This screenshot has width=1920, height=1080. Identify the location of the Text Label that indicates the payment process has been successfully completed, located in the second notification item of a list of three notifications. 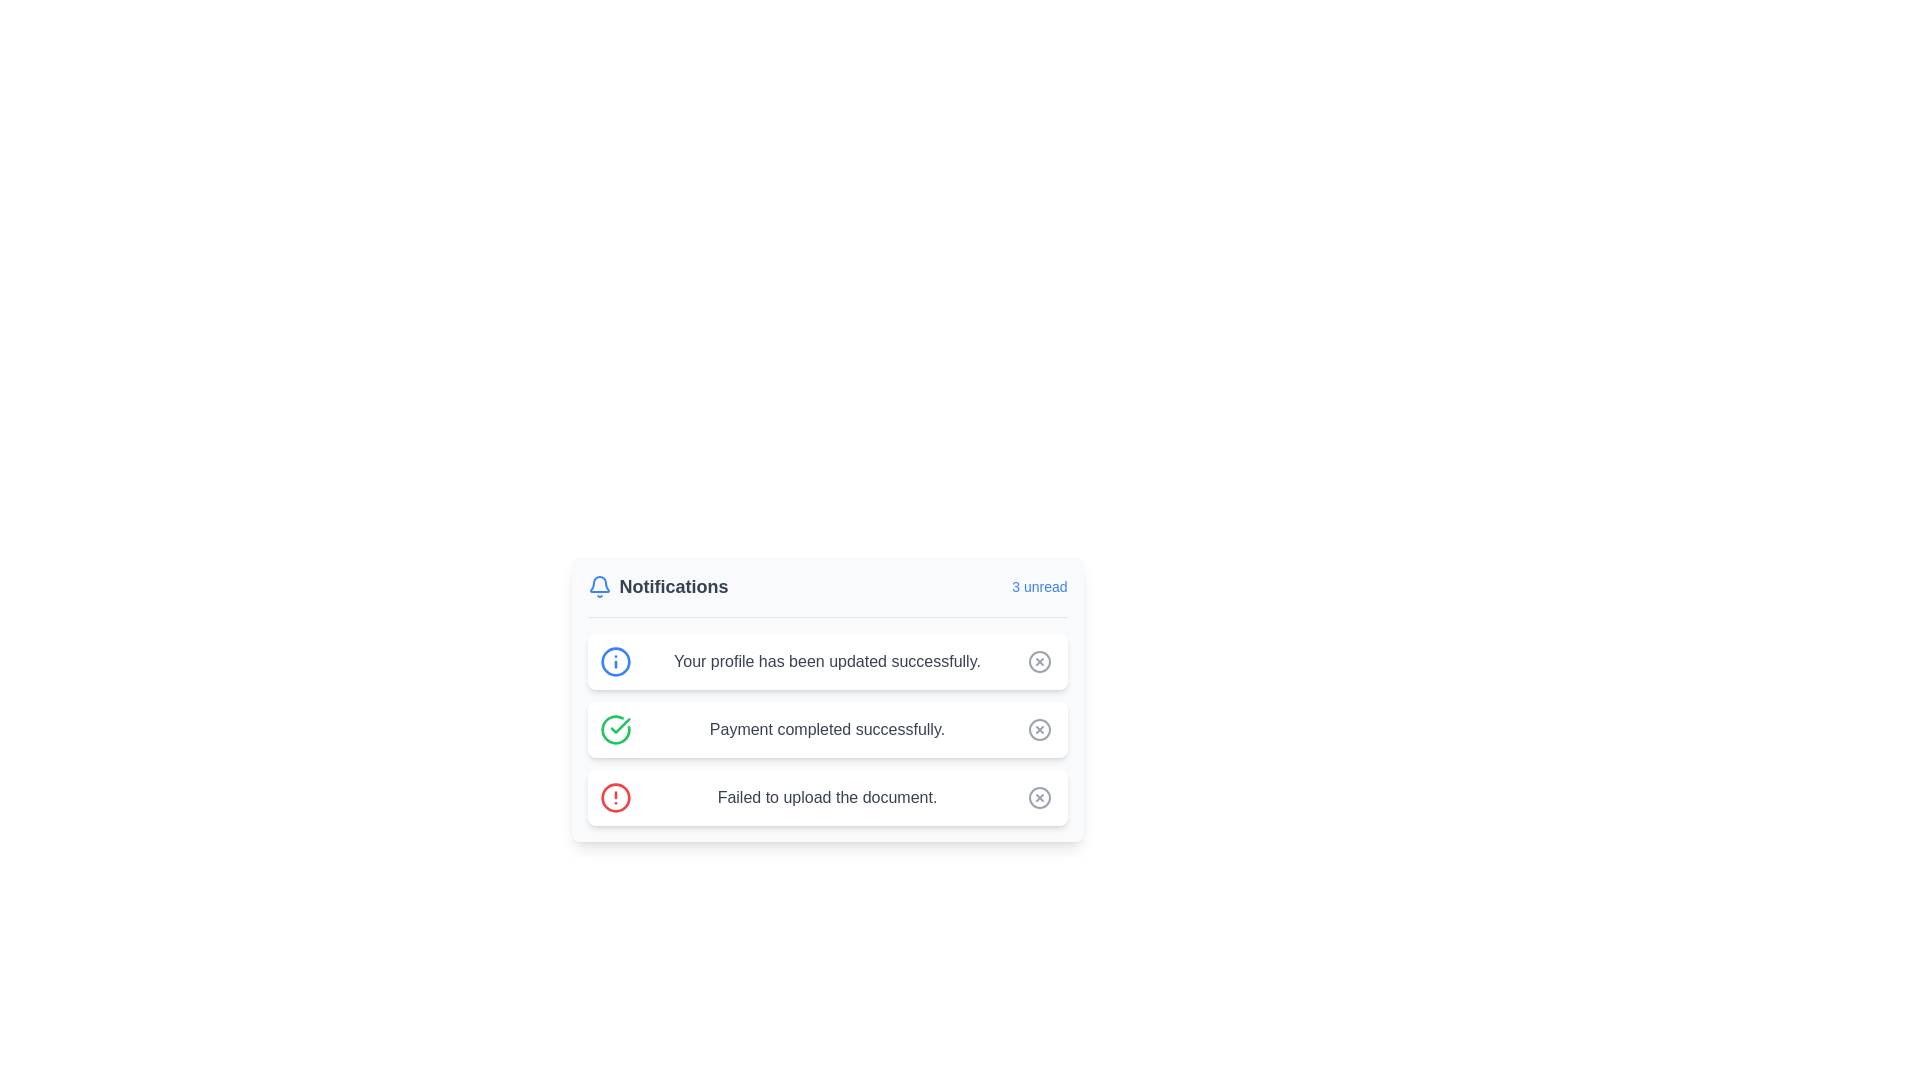
(827, 729).